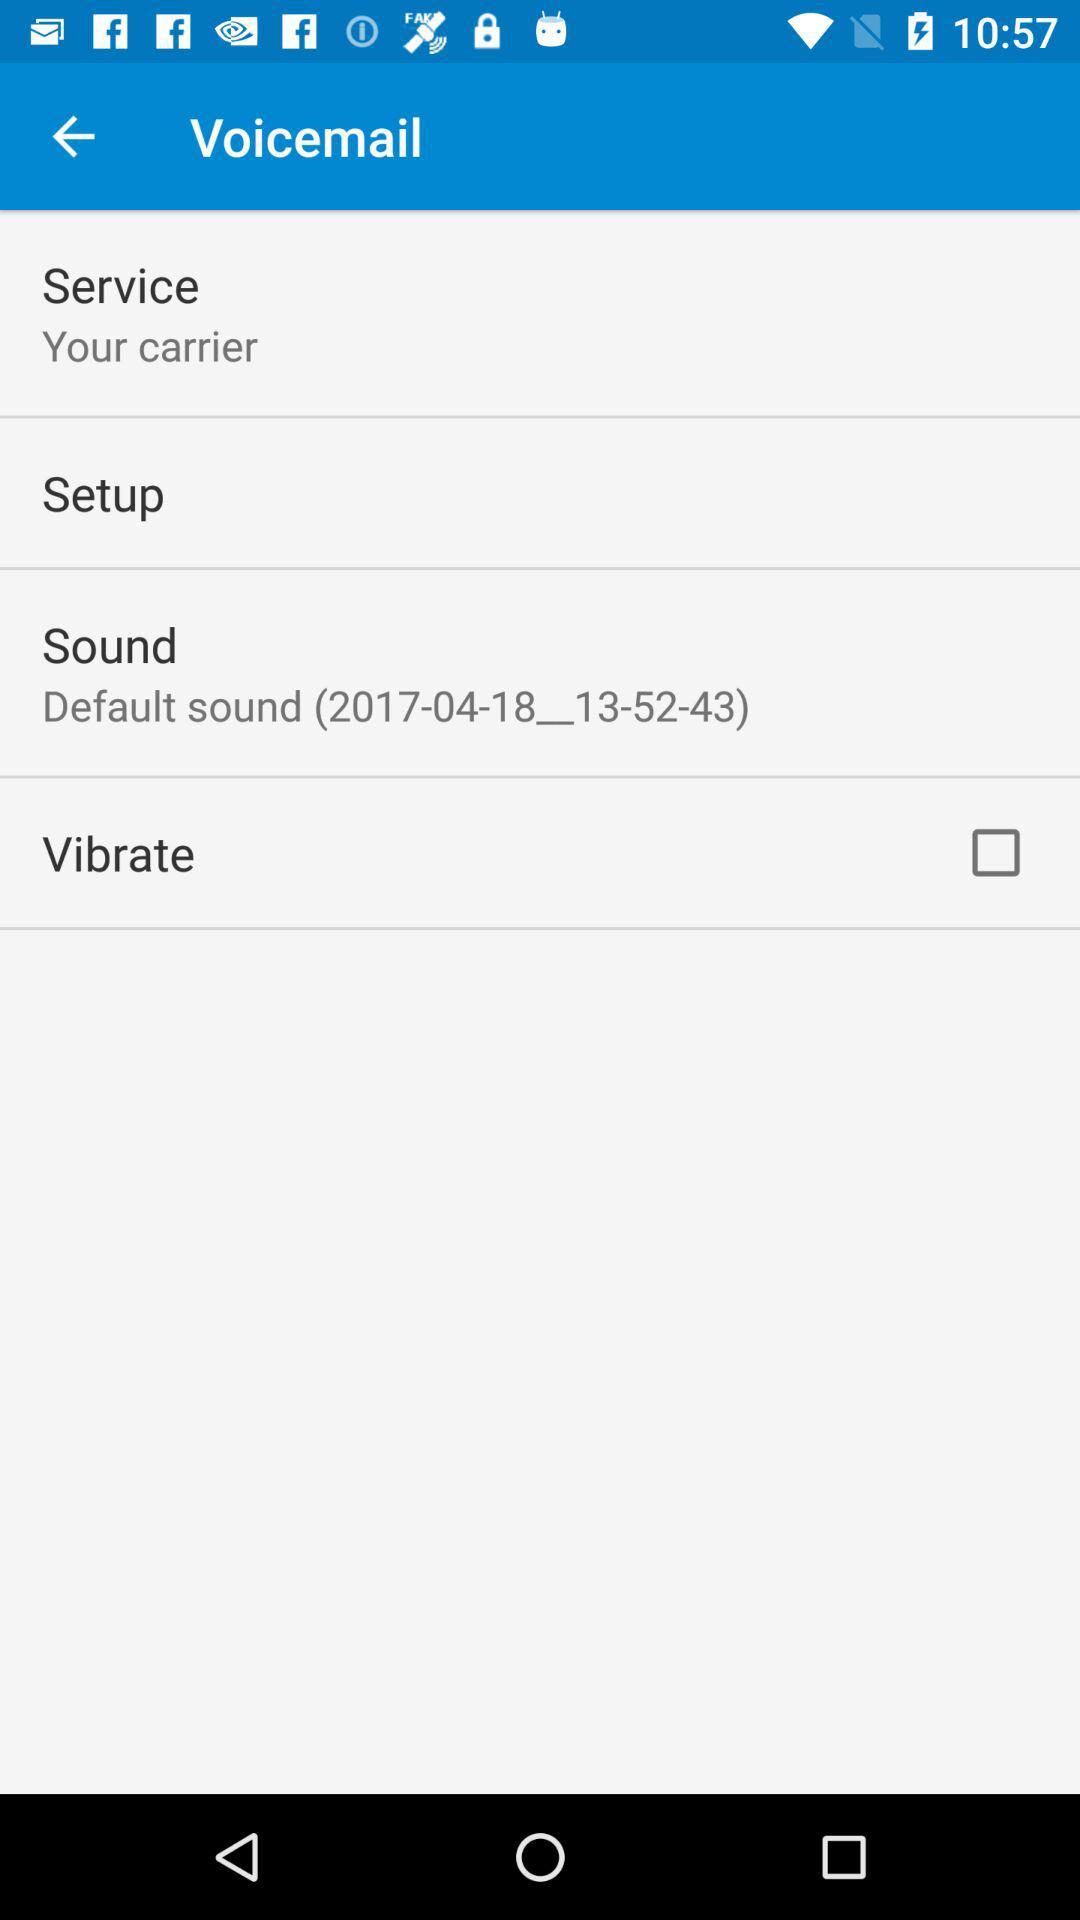  I want to click on the service icon, so click(120, 283).